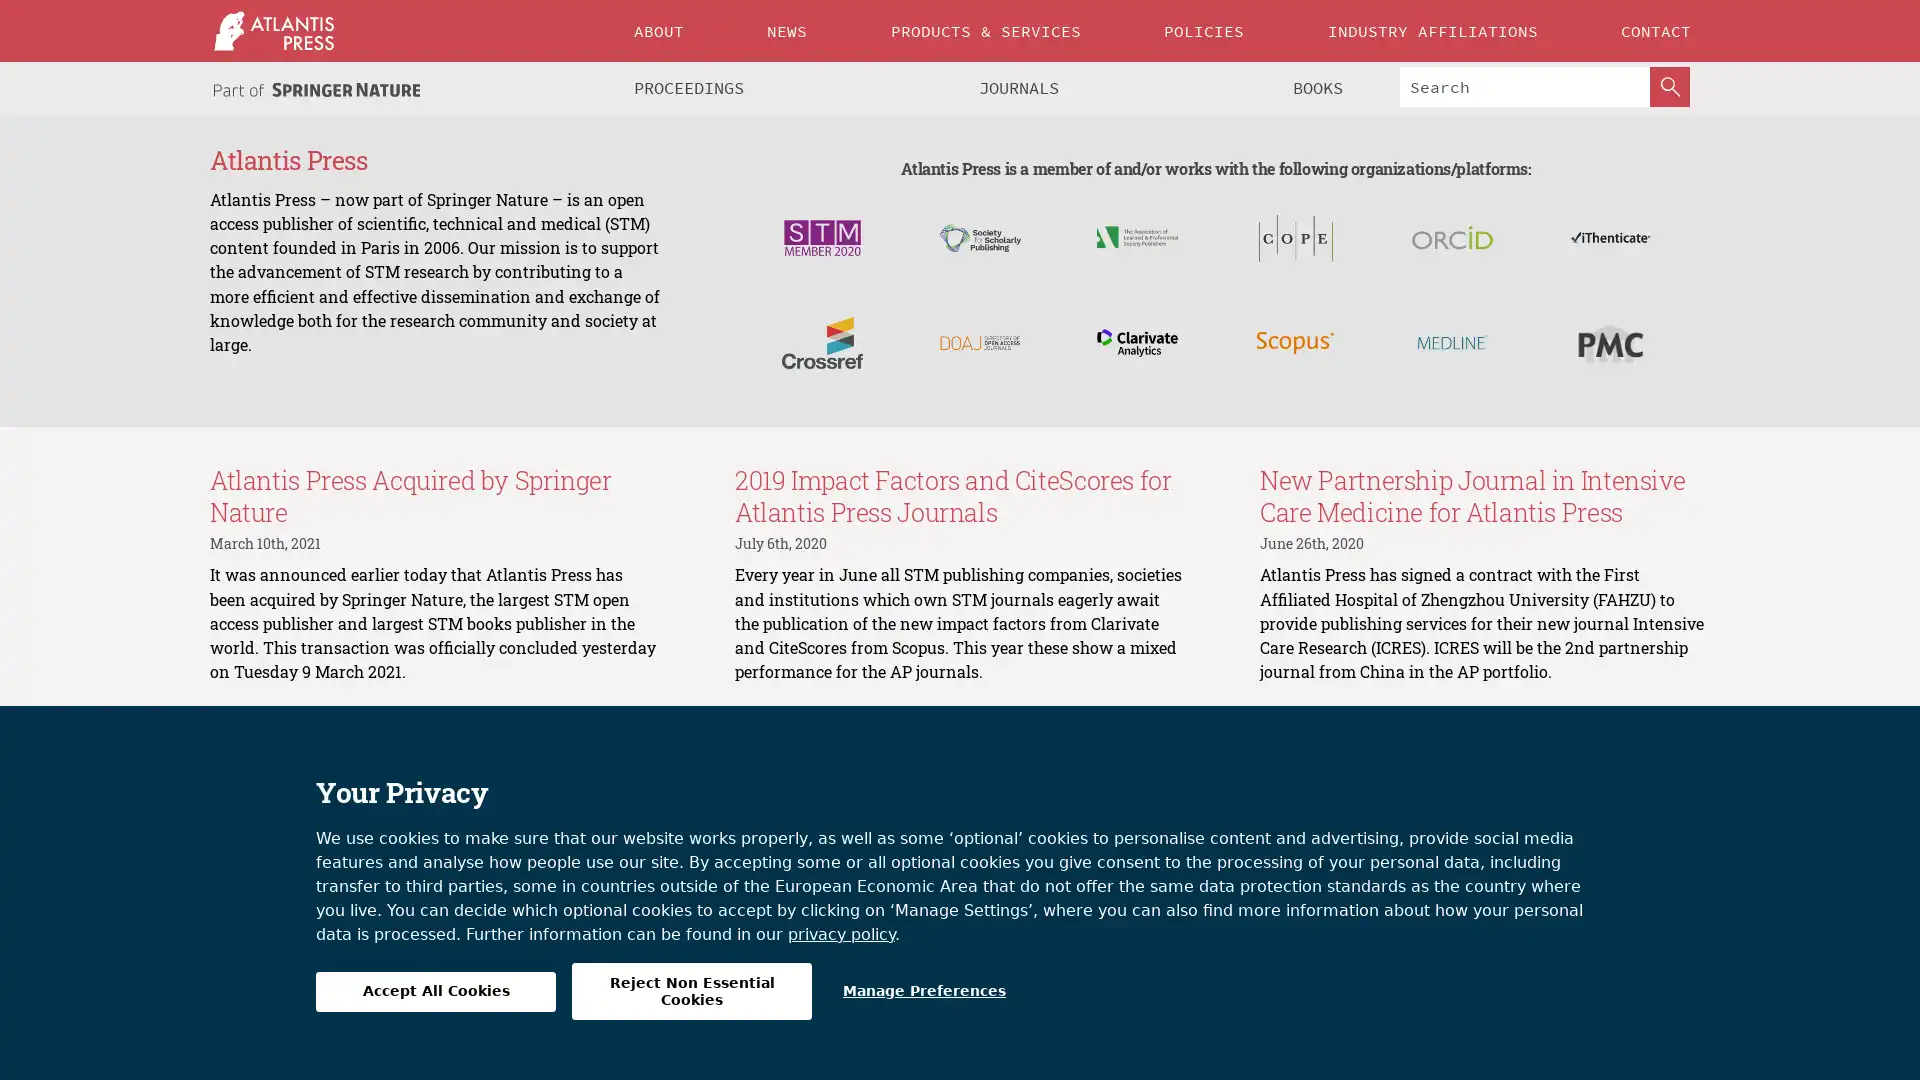 The height and width of the screenshot is (1080, 1920). What do you see at coordinates (691, 991) in the screenshot?
I see `Reject Non Essential Cookies` at bounding box center [691, 991].